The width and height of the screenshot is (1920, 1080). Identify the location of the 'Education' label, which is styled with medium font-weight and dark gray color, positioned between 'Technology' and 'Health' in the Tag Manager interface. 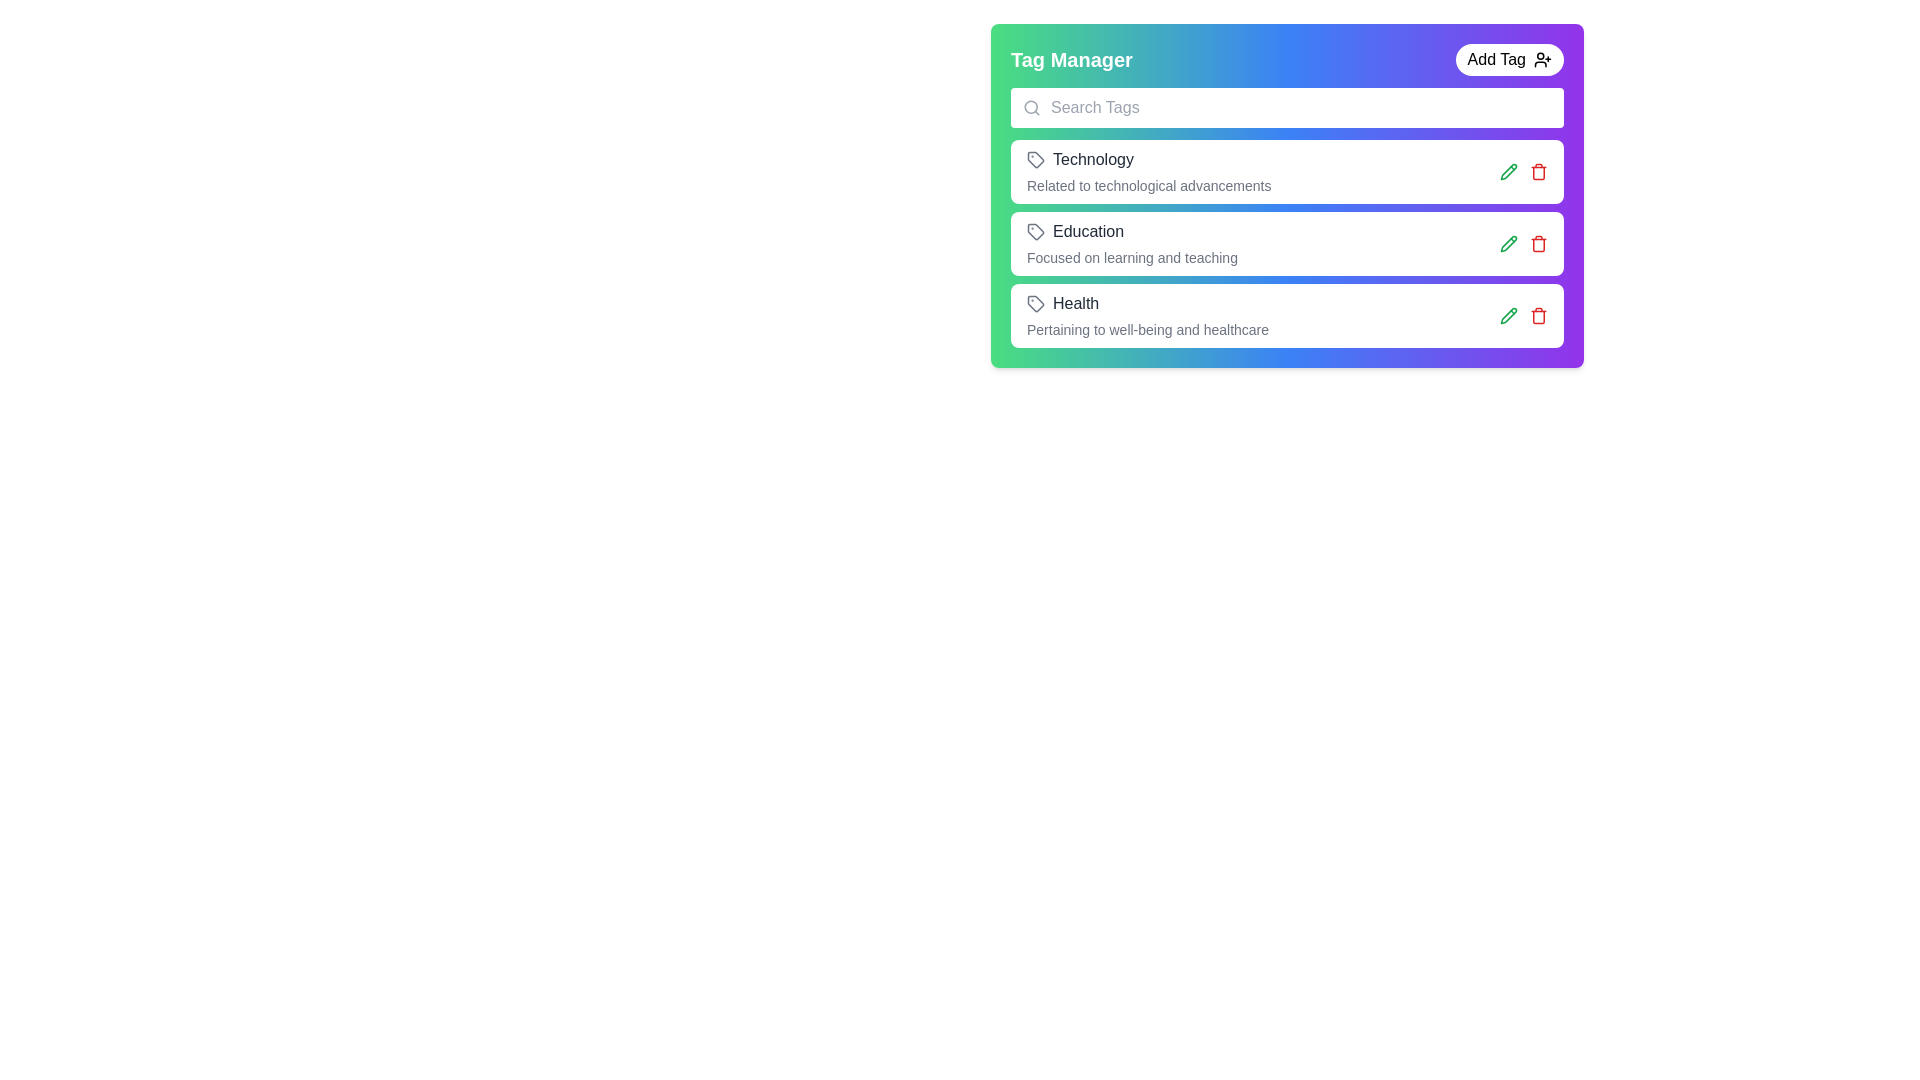
(1087, 230).